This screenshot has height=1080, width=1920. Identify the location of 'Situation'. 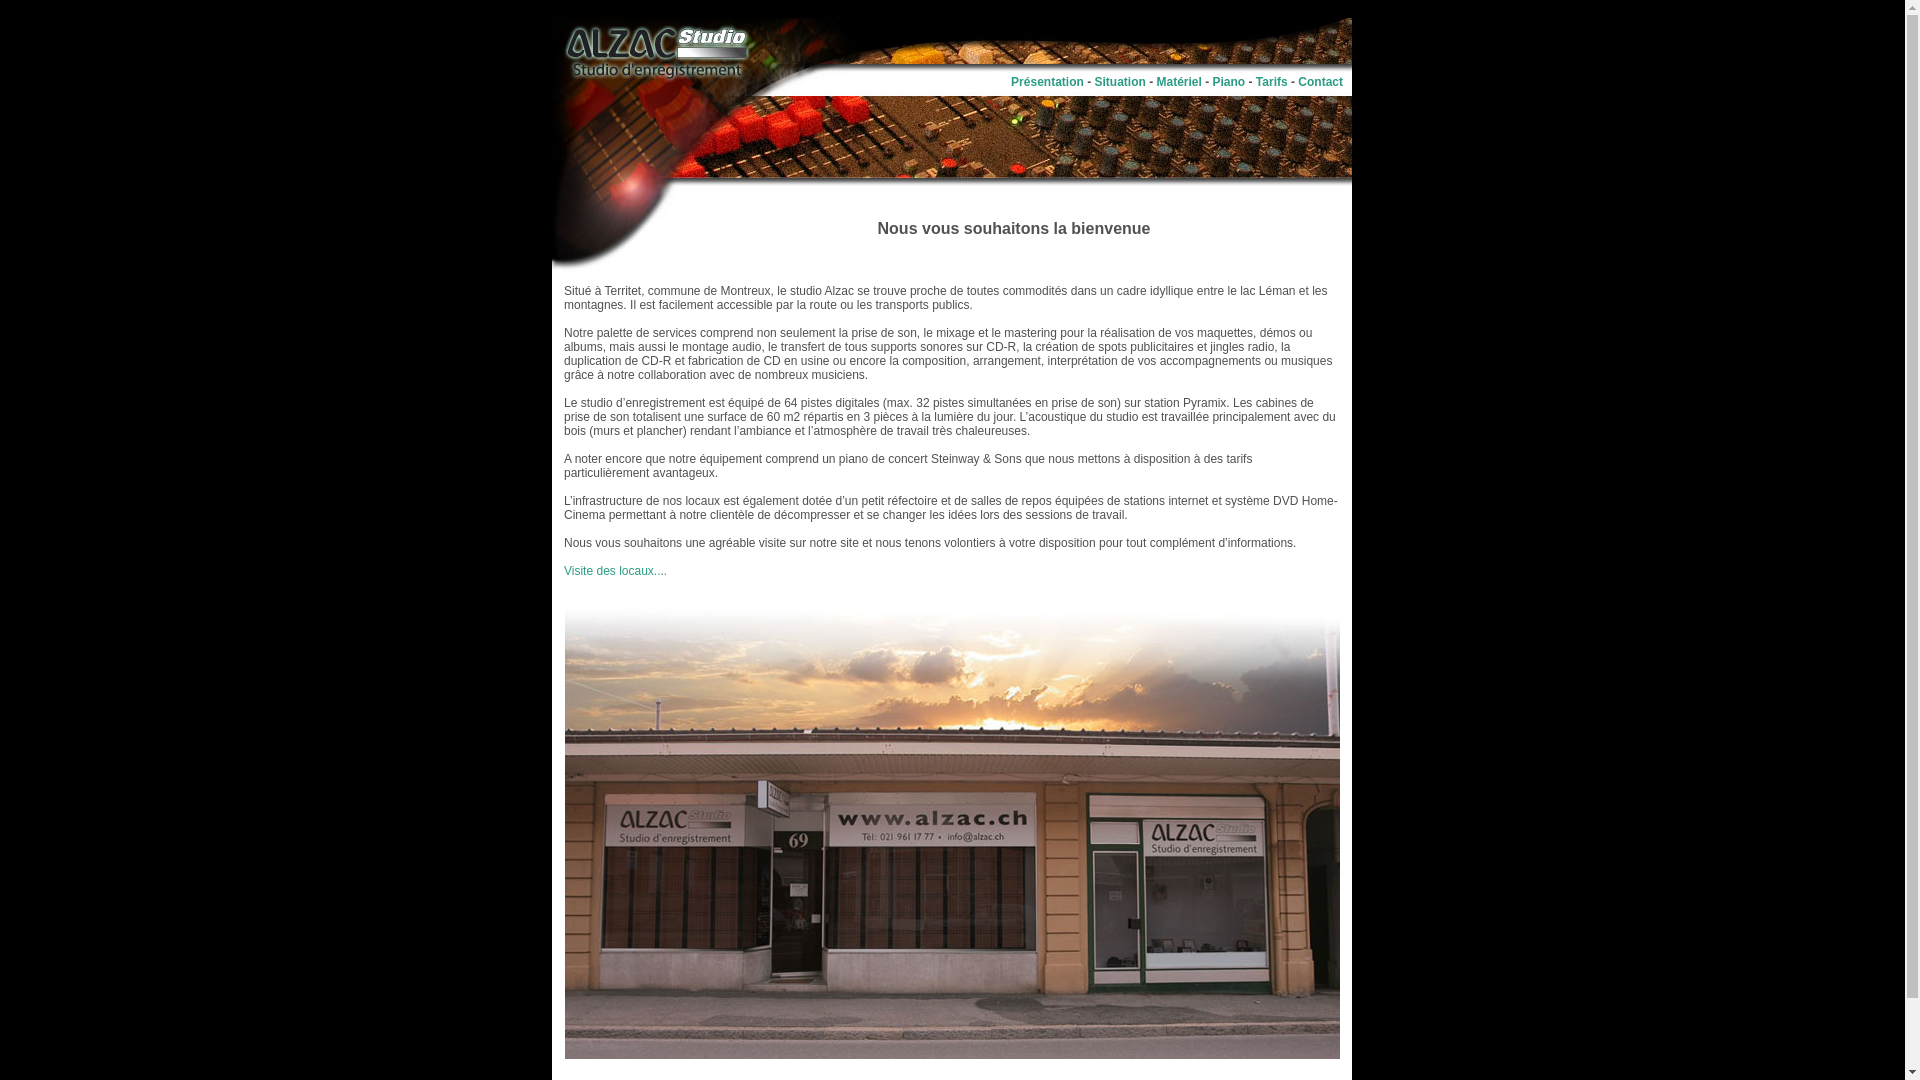
(1093, 80).